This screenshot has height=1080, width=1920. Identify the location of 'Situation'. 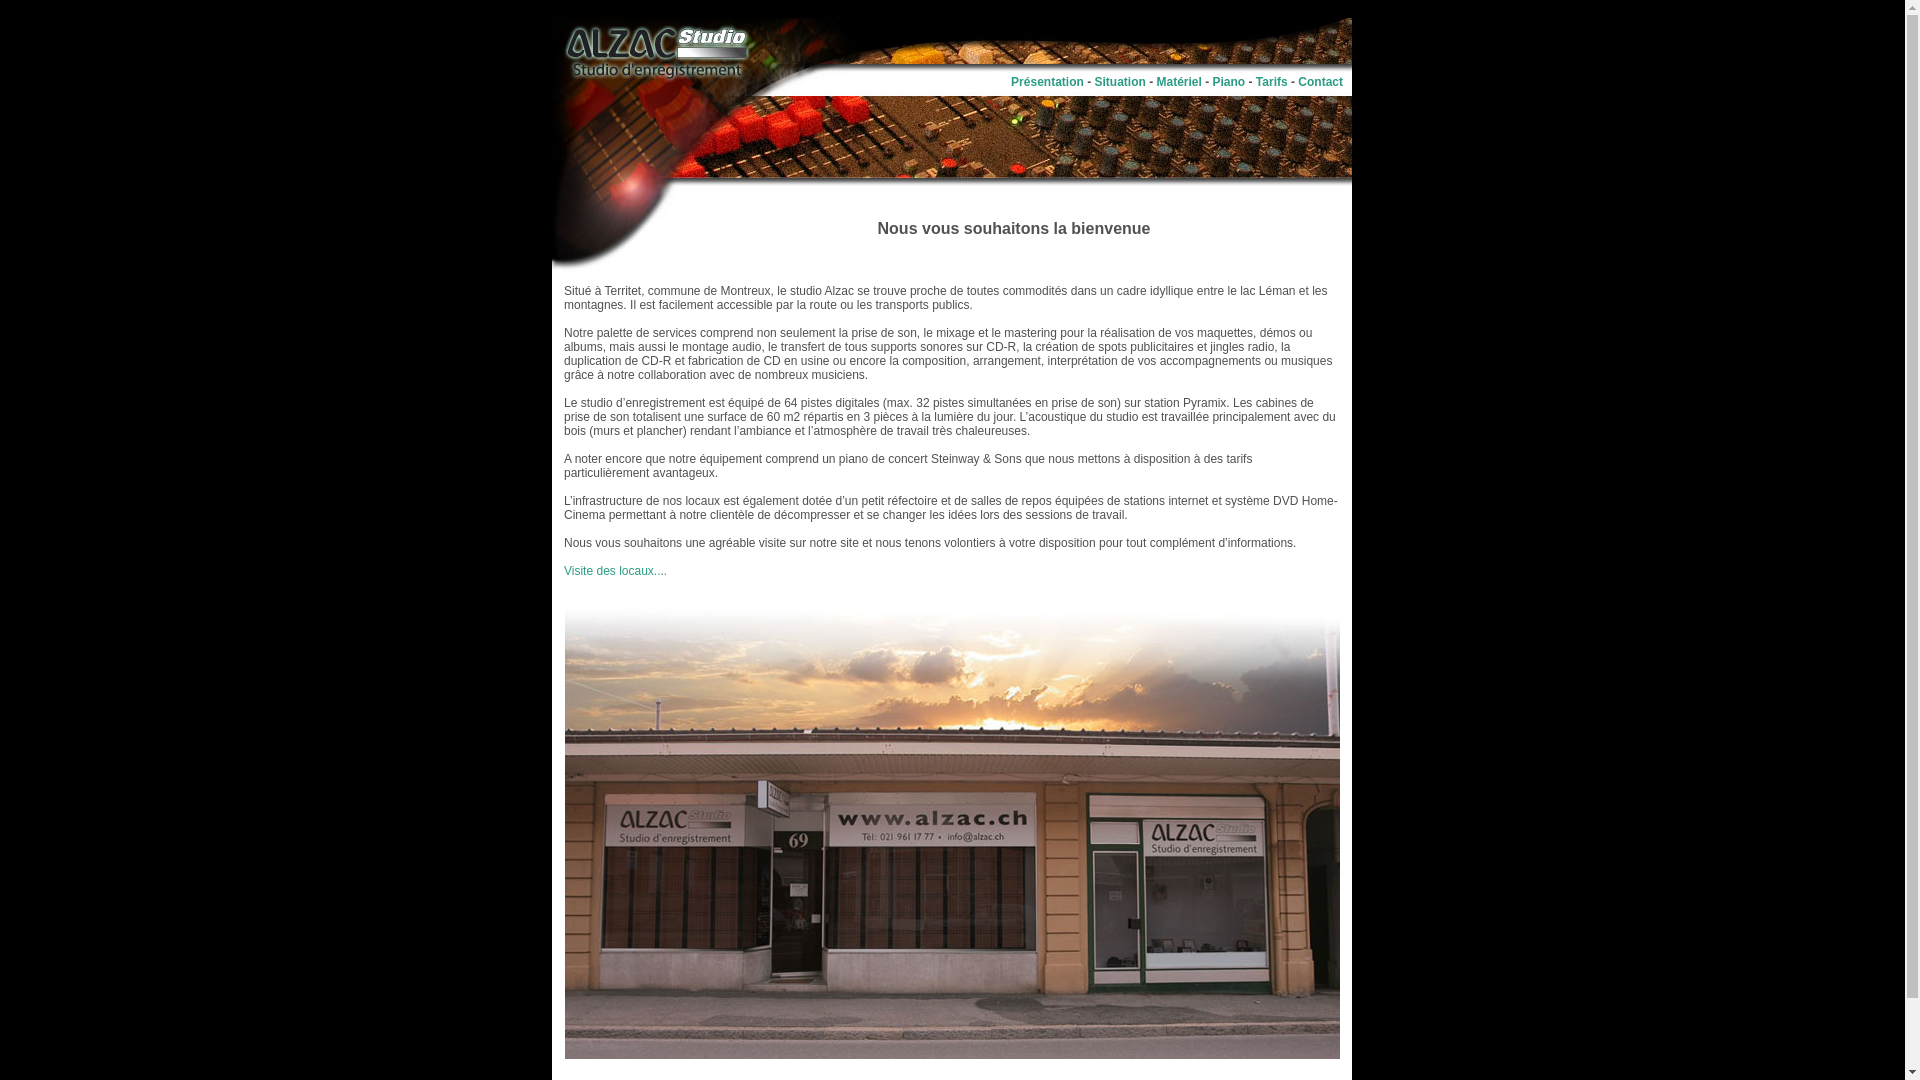
(1093, 80).